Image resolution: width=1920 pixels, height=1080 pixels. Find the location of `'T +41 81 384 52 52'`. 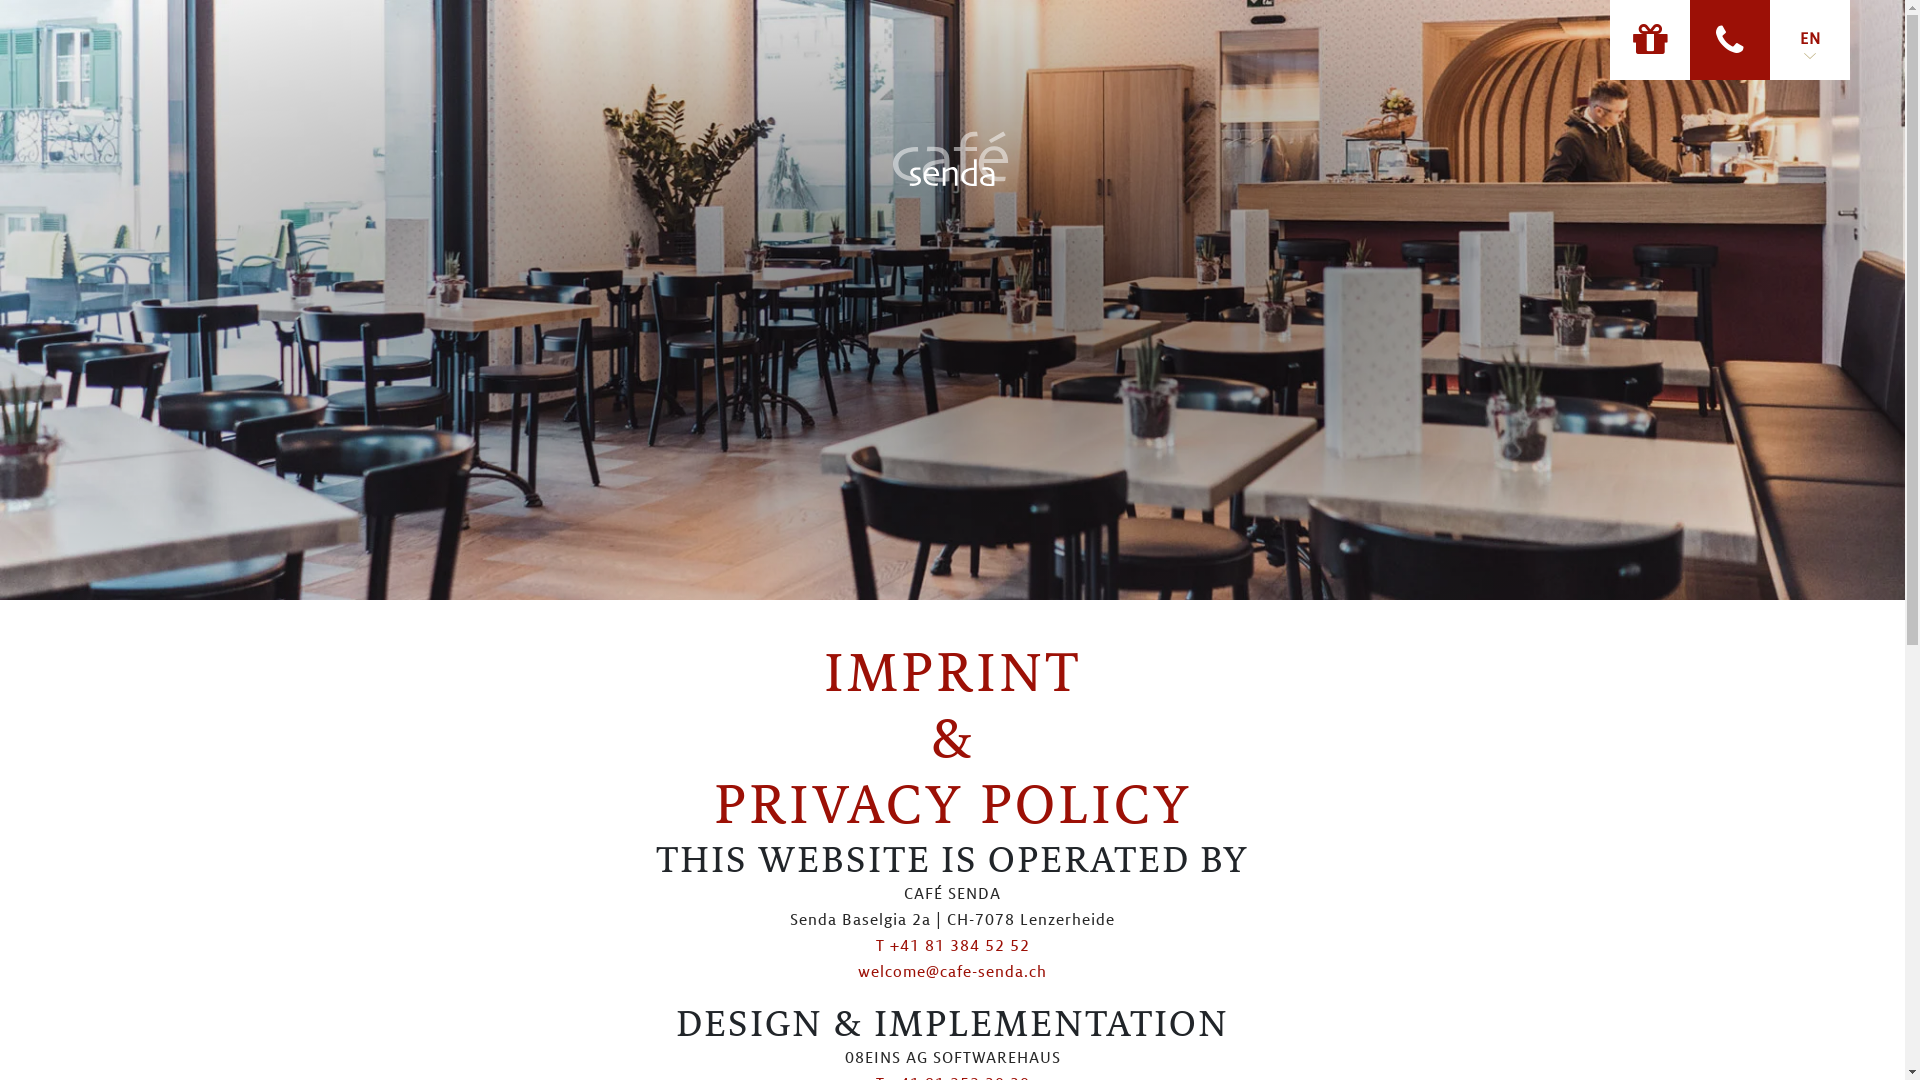

'T +41 81 384 52 52' is located at coordinates (952, 945).